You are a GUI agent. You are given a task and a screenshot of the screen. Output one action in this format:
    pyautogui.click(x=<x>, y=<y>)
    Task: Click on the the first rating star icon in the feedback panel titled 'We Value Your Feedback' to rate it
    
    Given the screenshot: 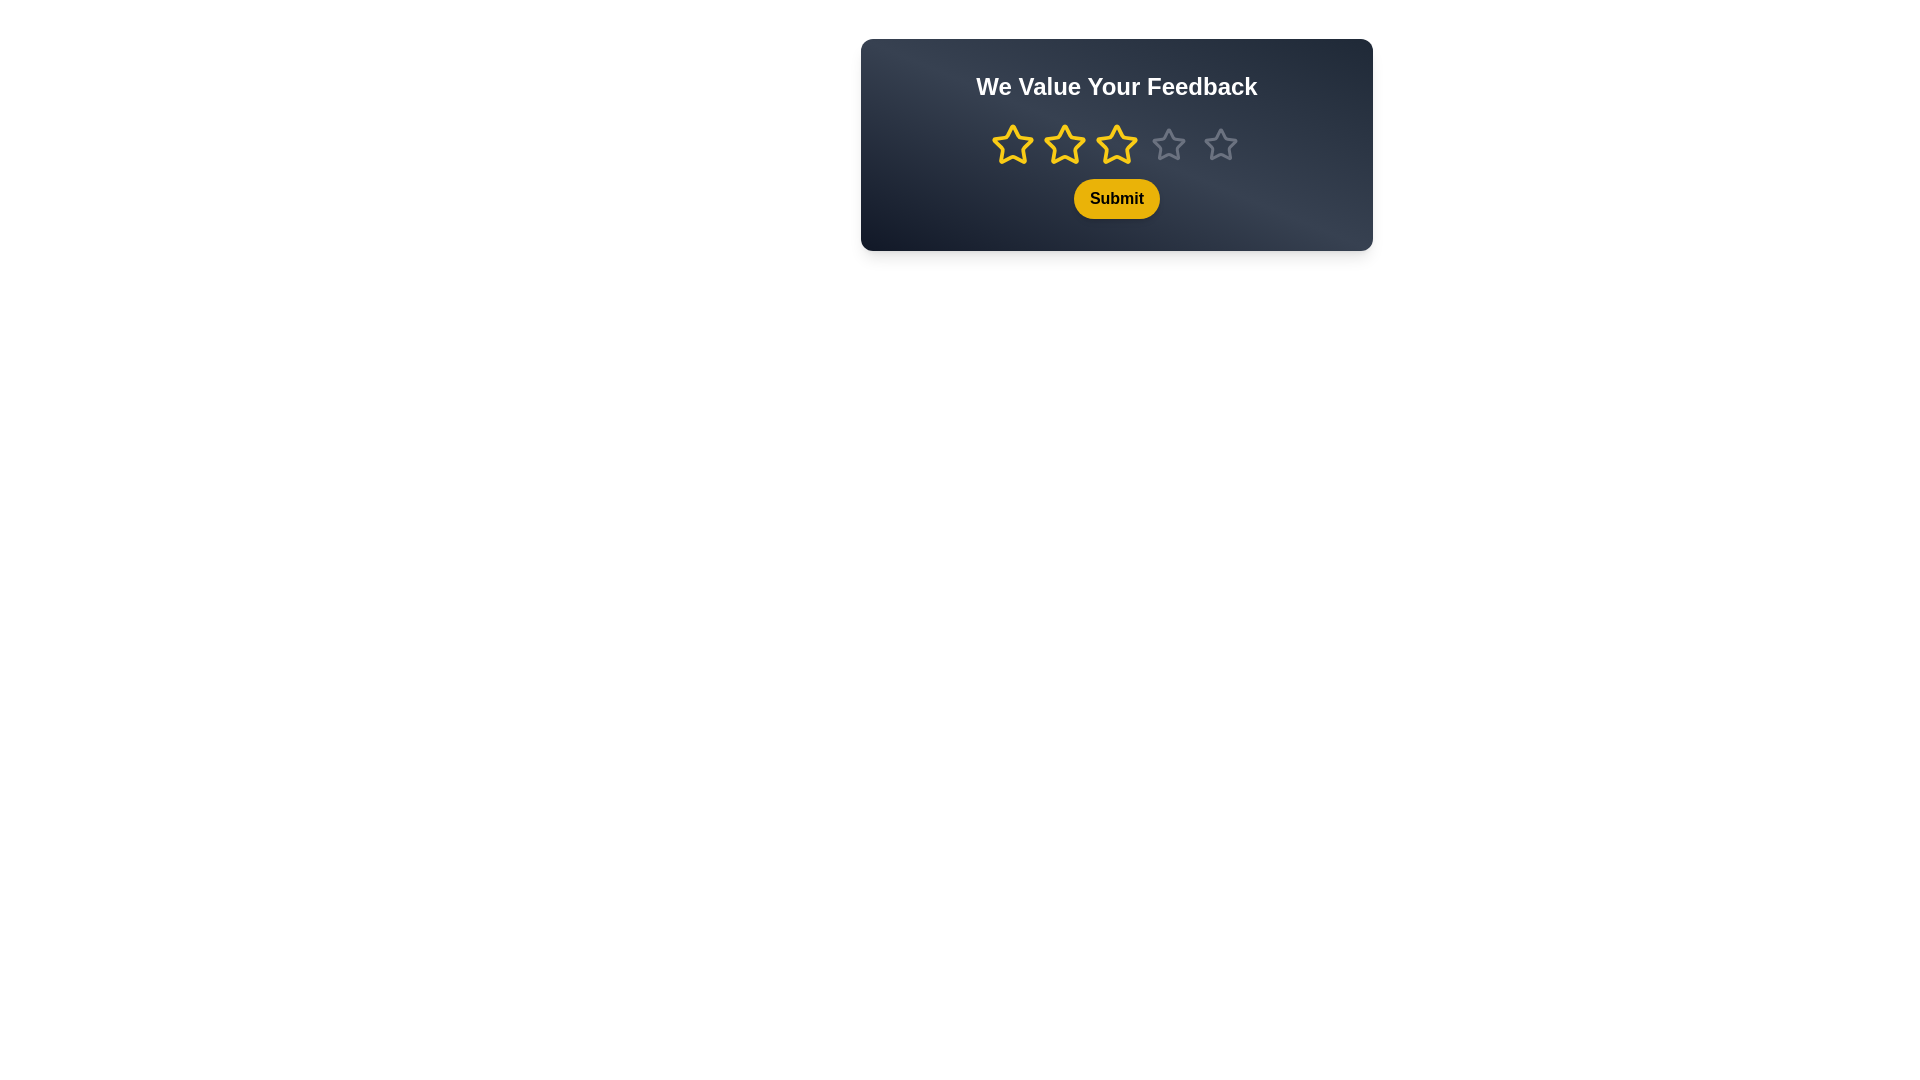 What is the action you would take?
    pyautogui.click(x=1012, y=144)
    